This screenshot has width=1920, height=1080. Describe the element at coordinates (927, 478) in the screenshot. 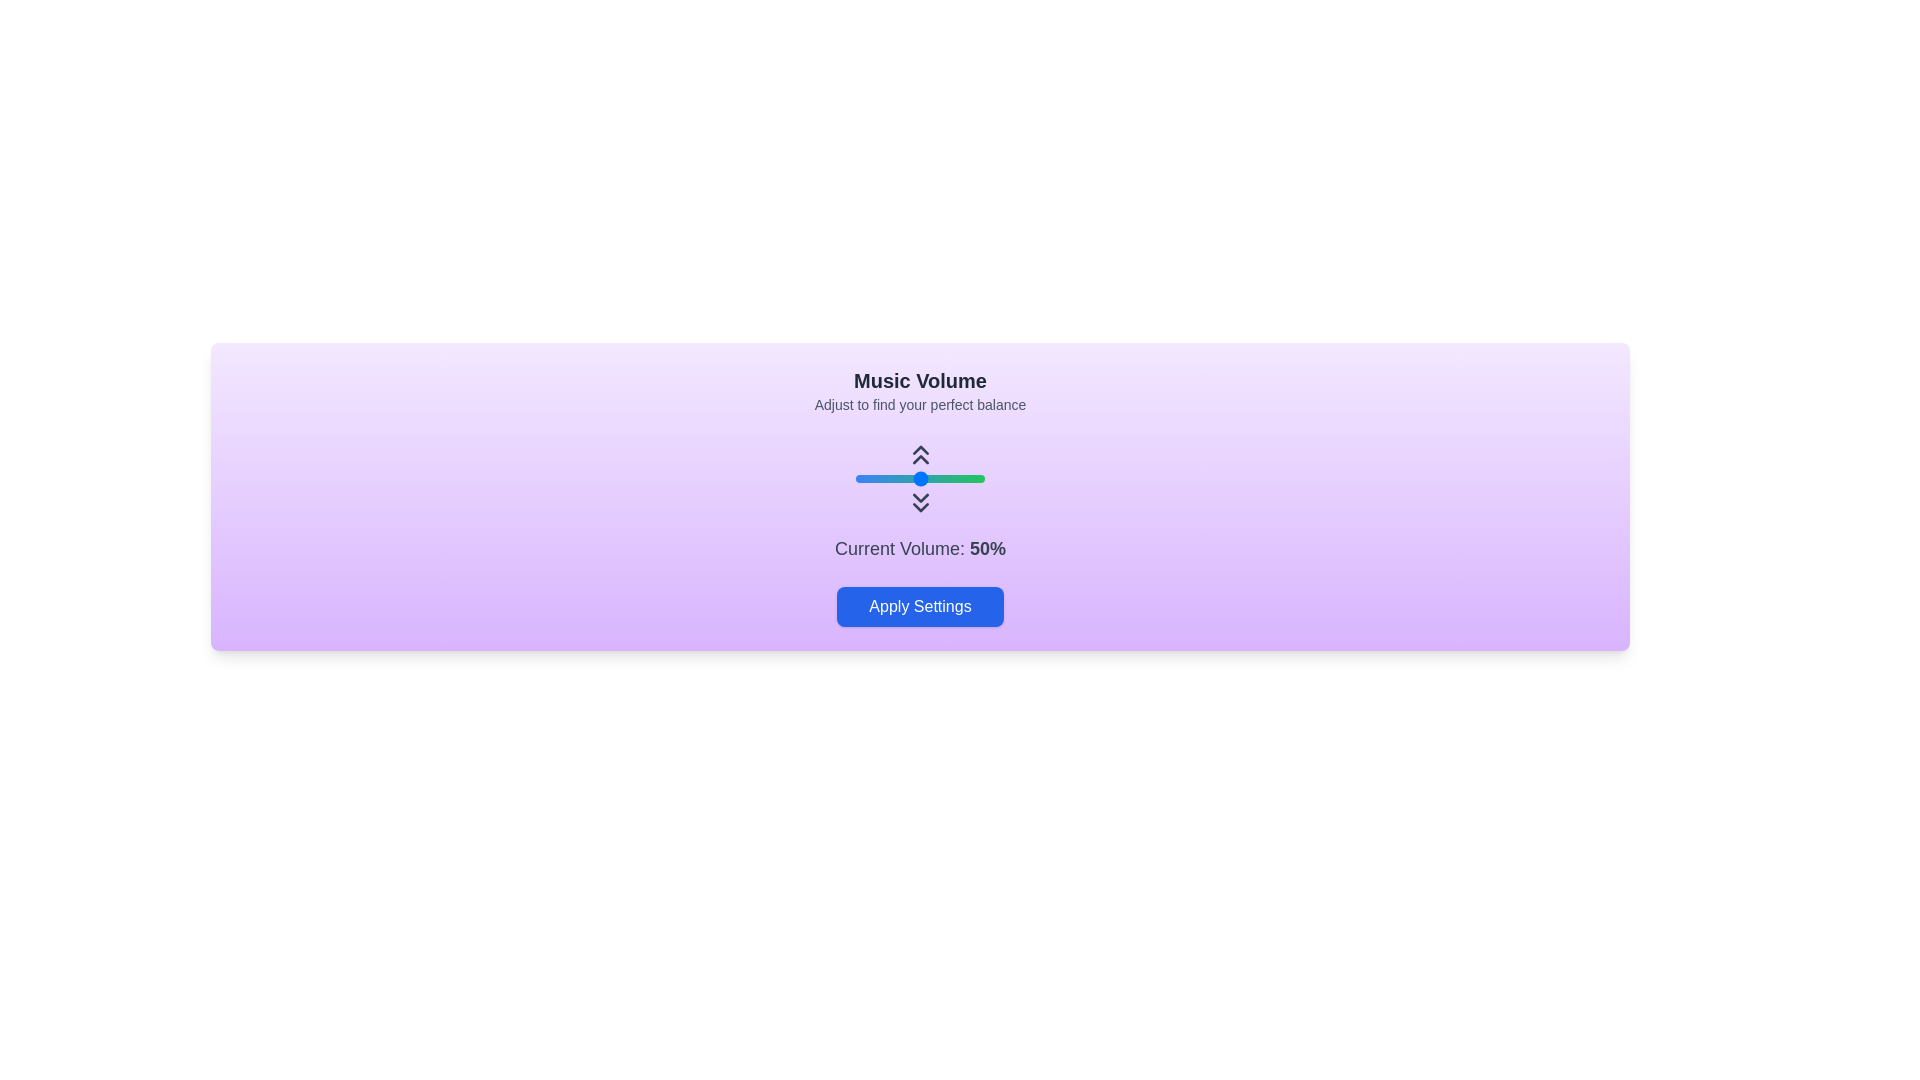

I see `the volume slider to 56%` at that location.